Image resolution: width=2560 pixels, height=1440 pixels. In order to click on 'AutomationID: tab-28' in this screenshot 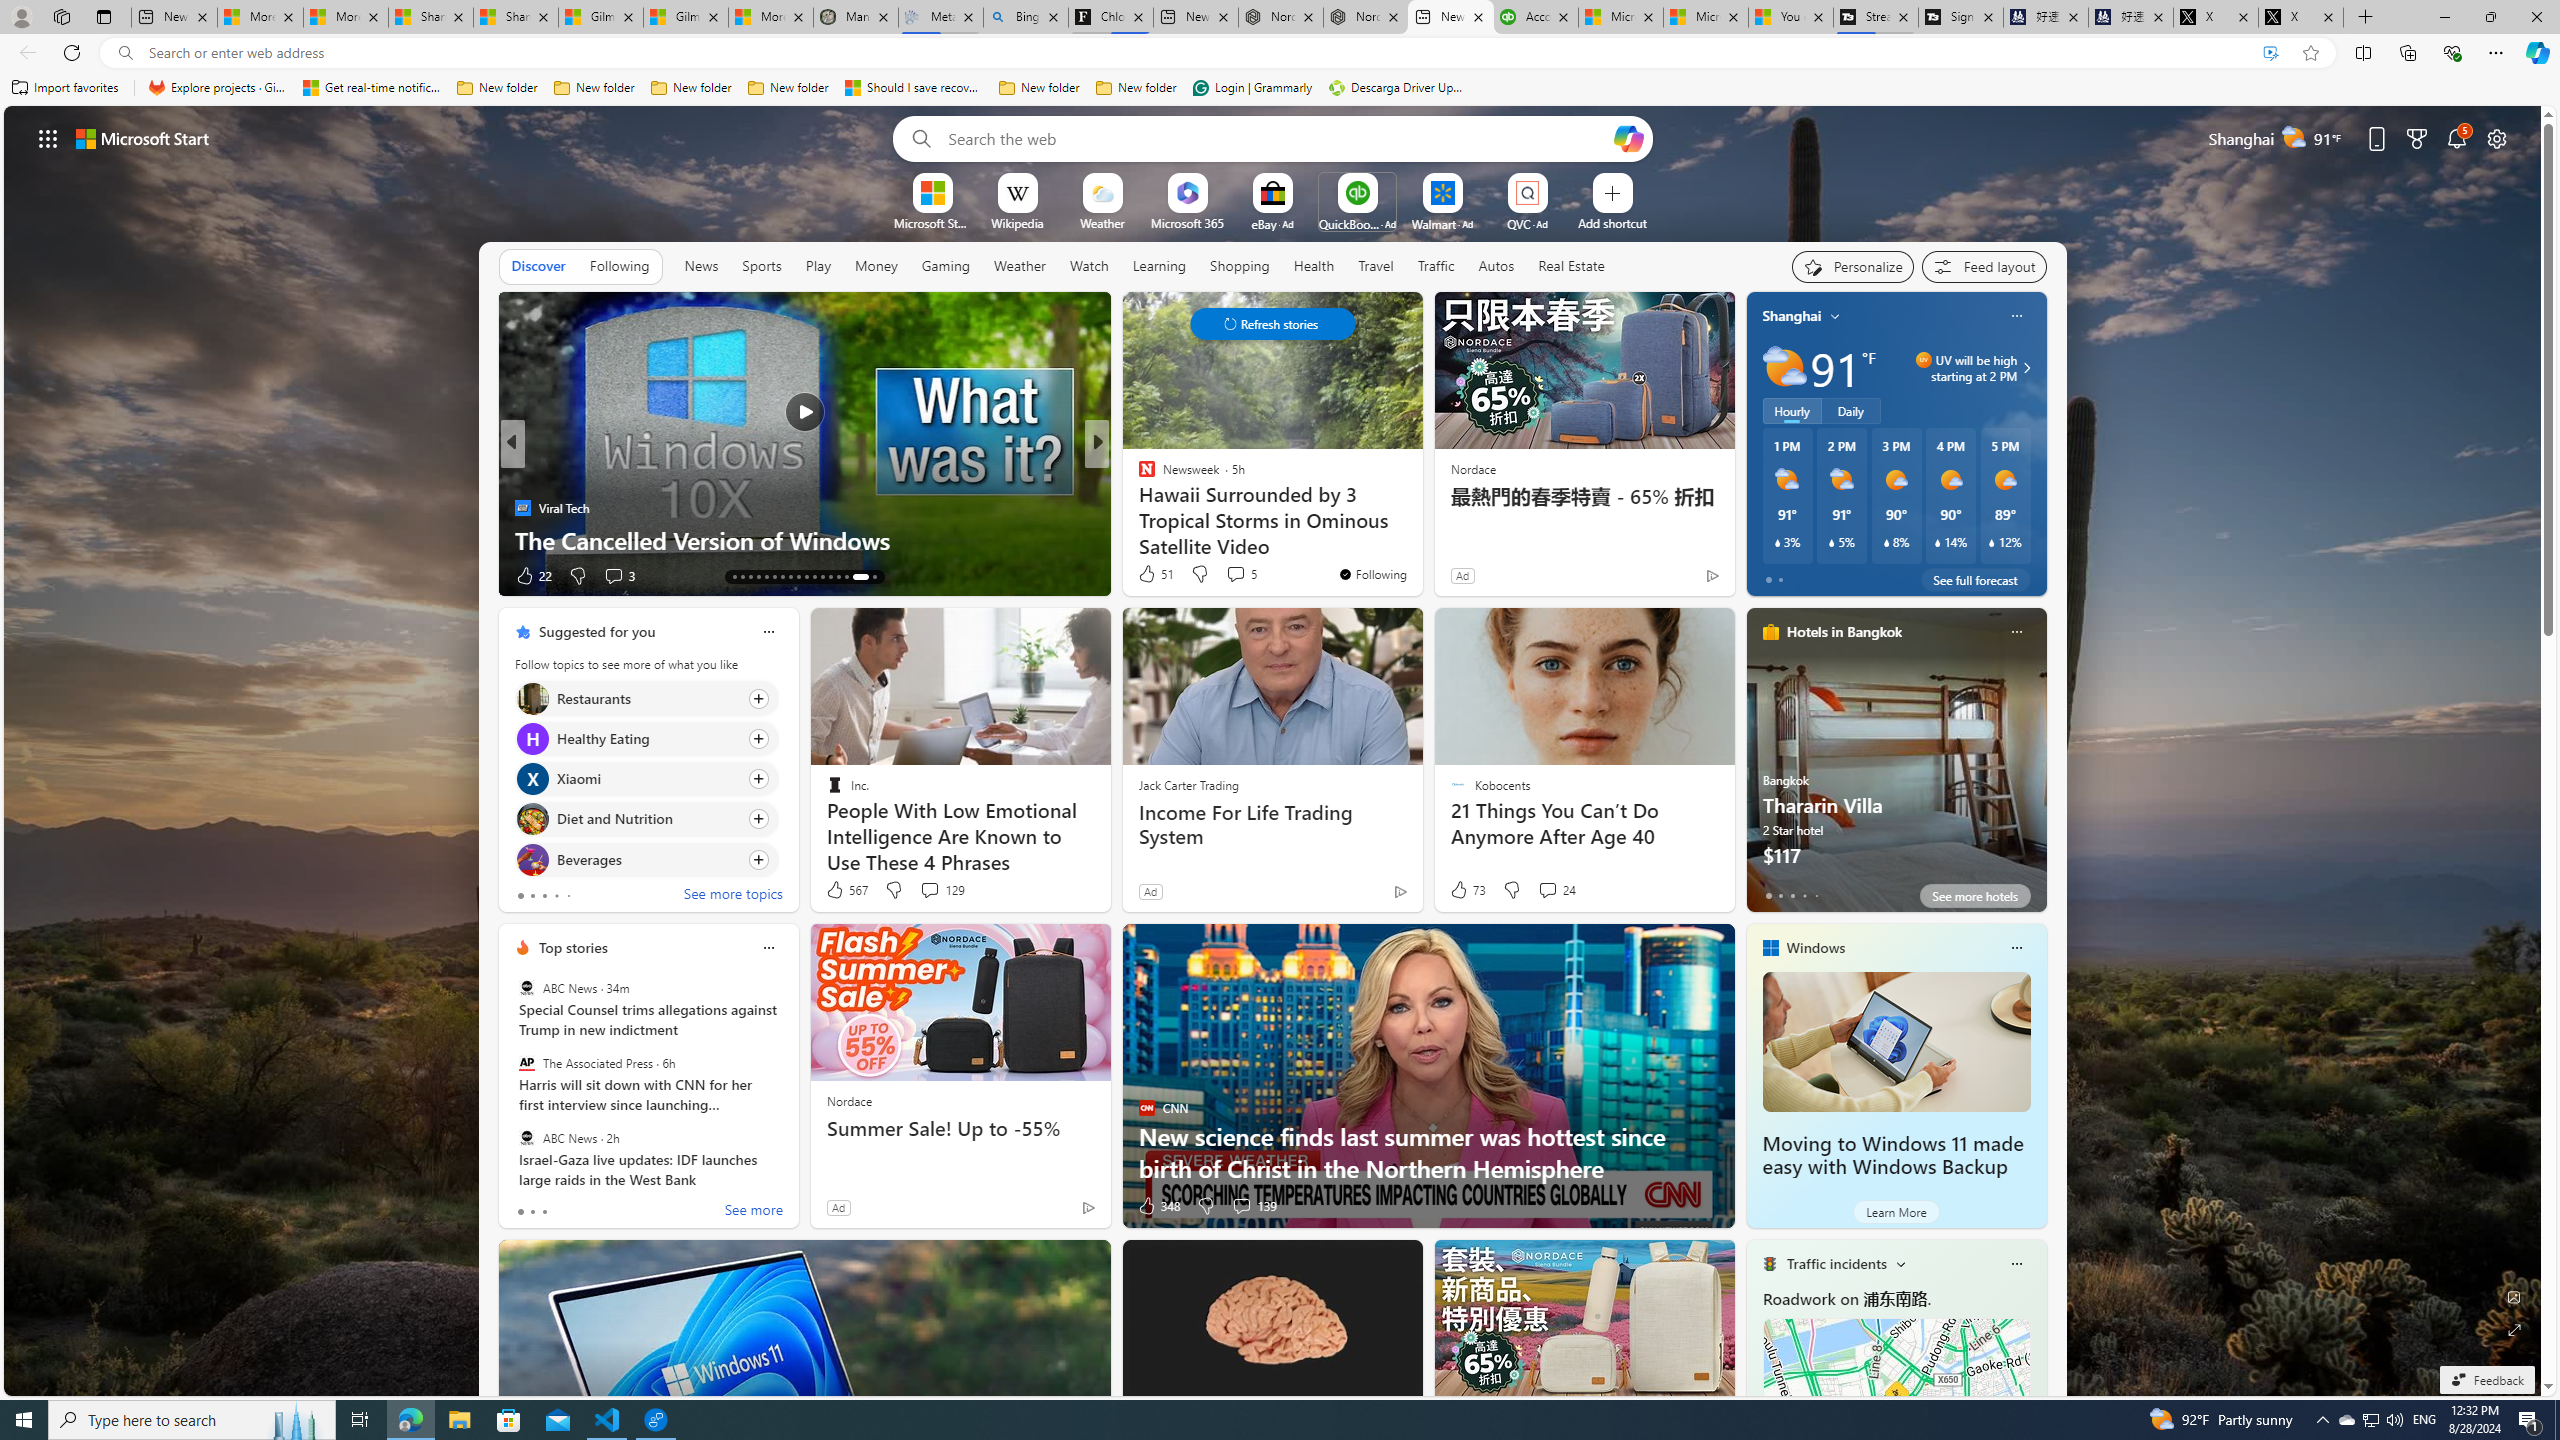, I will do `click(823, 577)`.